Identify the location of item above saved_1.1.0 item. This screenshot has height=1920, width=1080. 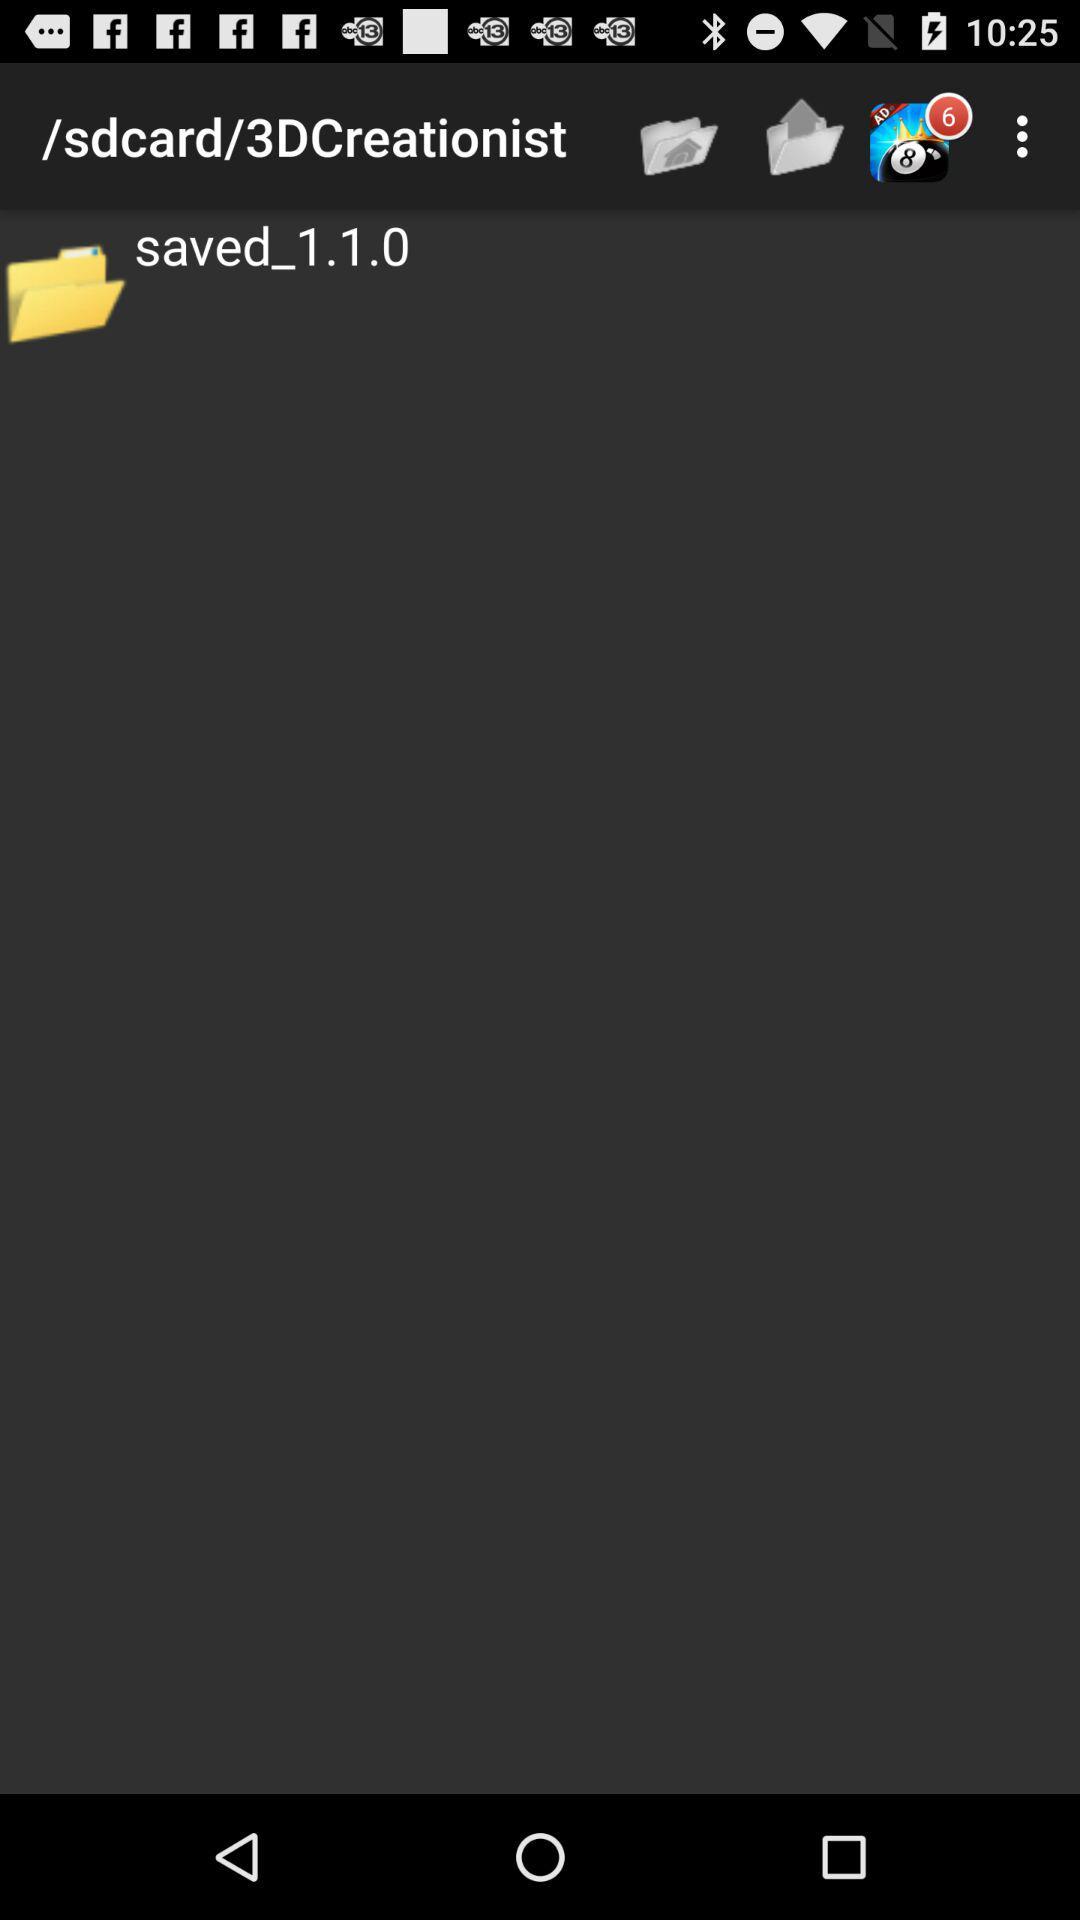
(805, 135).